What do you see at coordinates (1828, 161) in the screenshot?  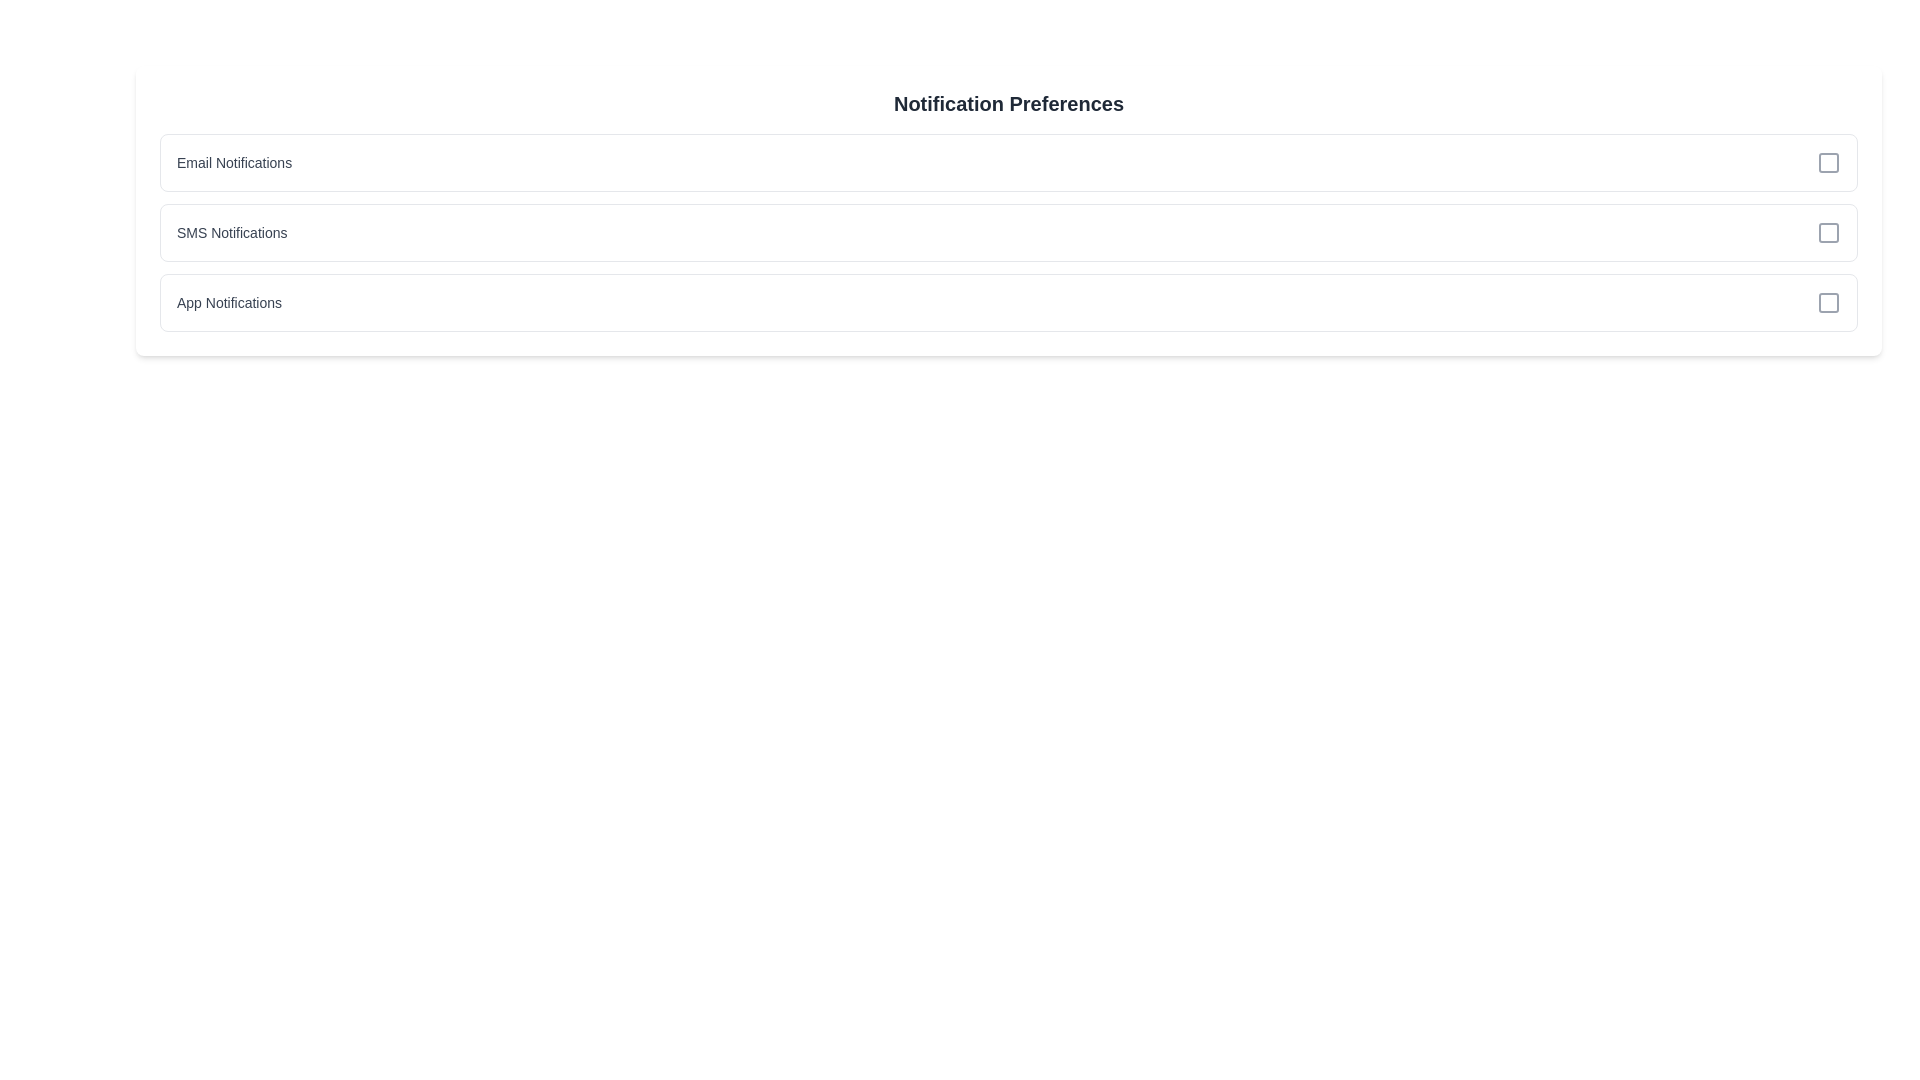 I see `the small gray square checkbox icon located next to the 'Email Notifications' label` at bounding box center [1828, 161].